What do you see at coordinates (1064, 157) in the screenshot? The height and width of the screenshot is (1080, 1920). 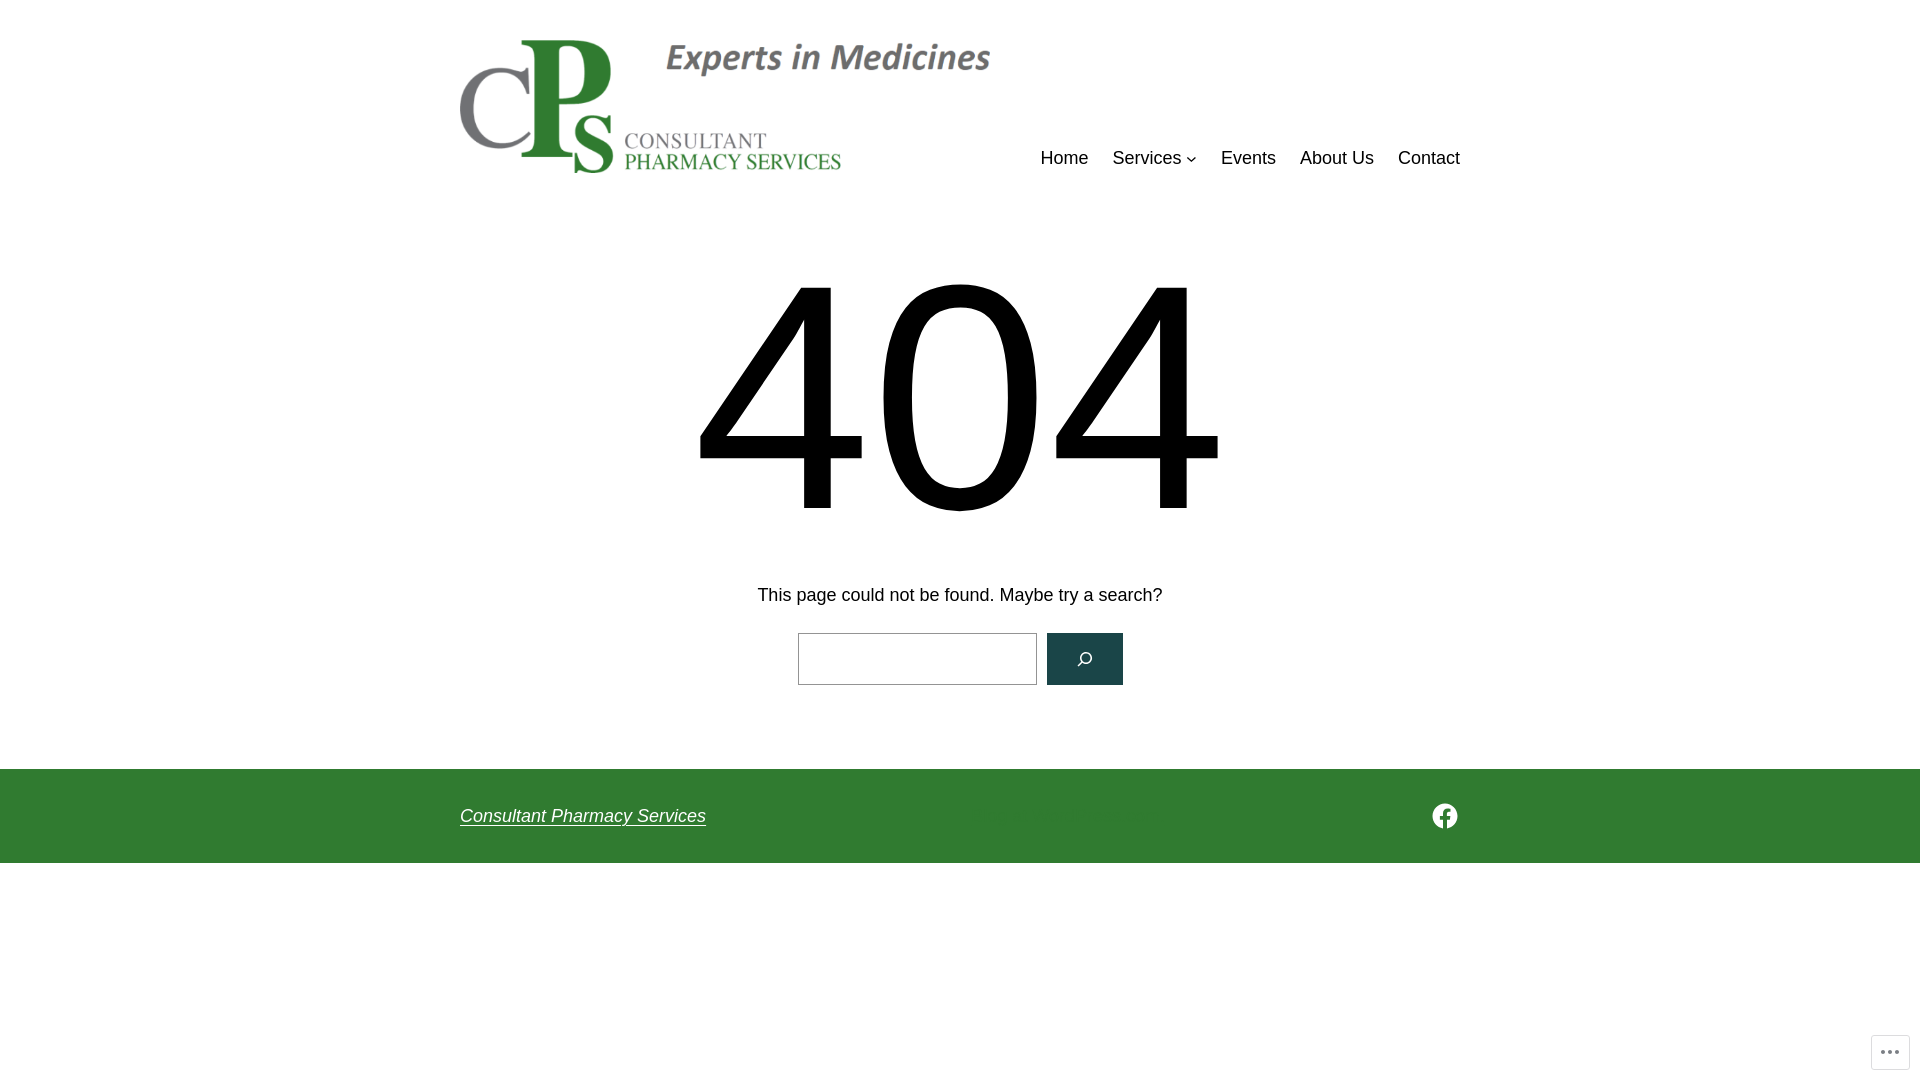 I see `'Home'` at bounding box center [1064, 157].